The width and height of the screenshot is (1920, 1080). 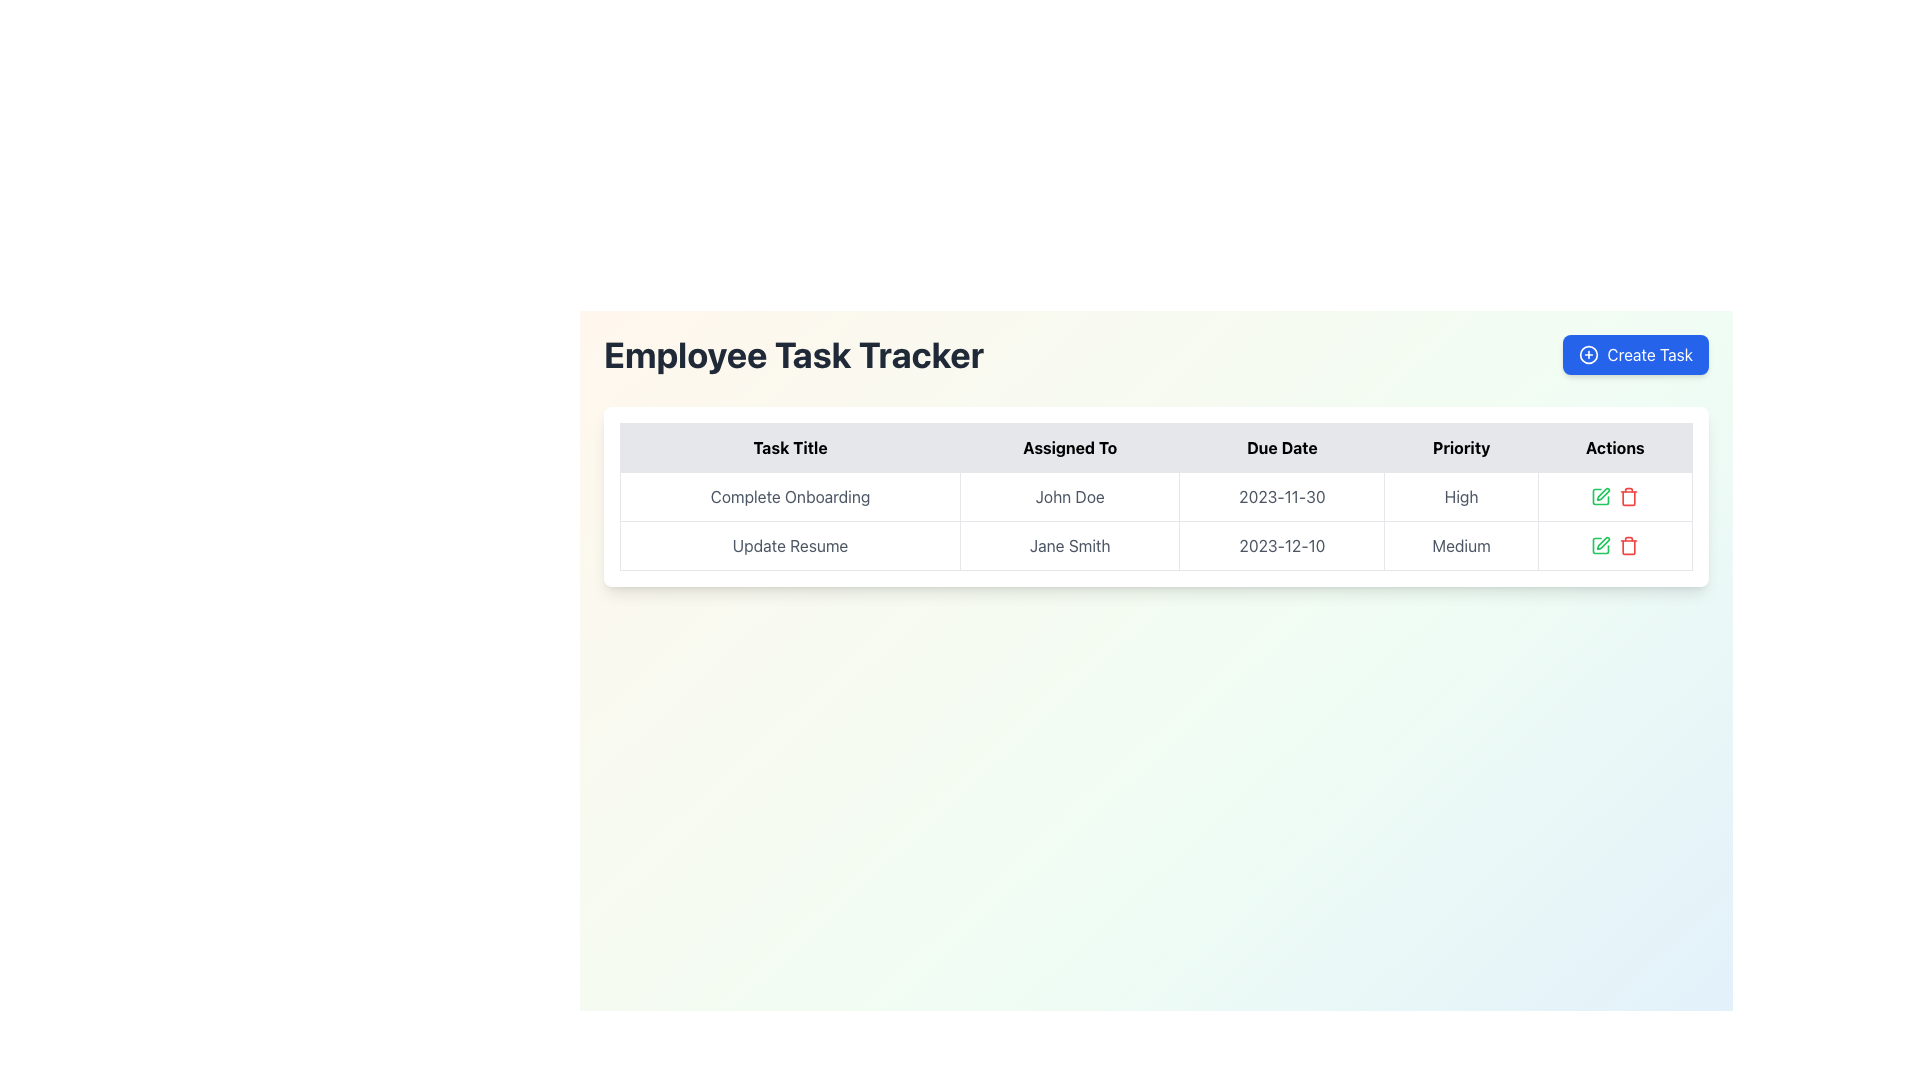 What do you see at coordinates (1629, 496) in the screenshot?
I see `the red trash bin icon in the 'Actions' column of the second row that corresponds to the task 'Update Resume'` at bounding box center [1629, 496].